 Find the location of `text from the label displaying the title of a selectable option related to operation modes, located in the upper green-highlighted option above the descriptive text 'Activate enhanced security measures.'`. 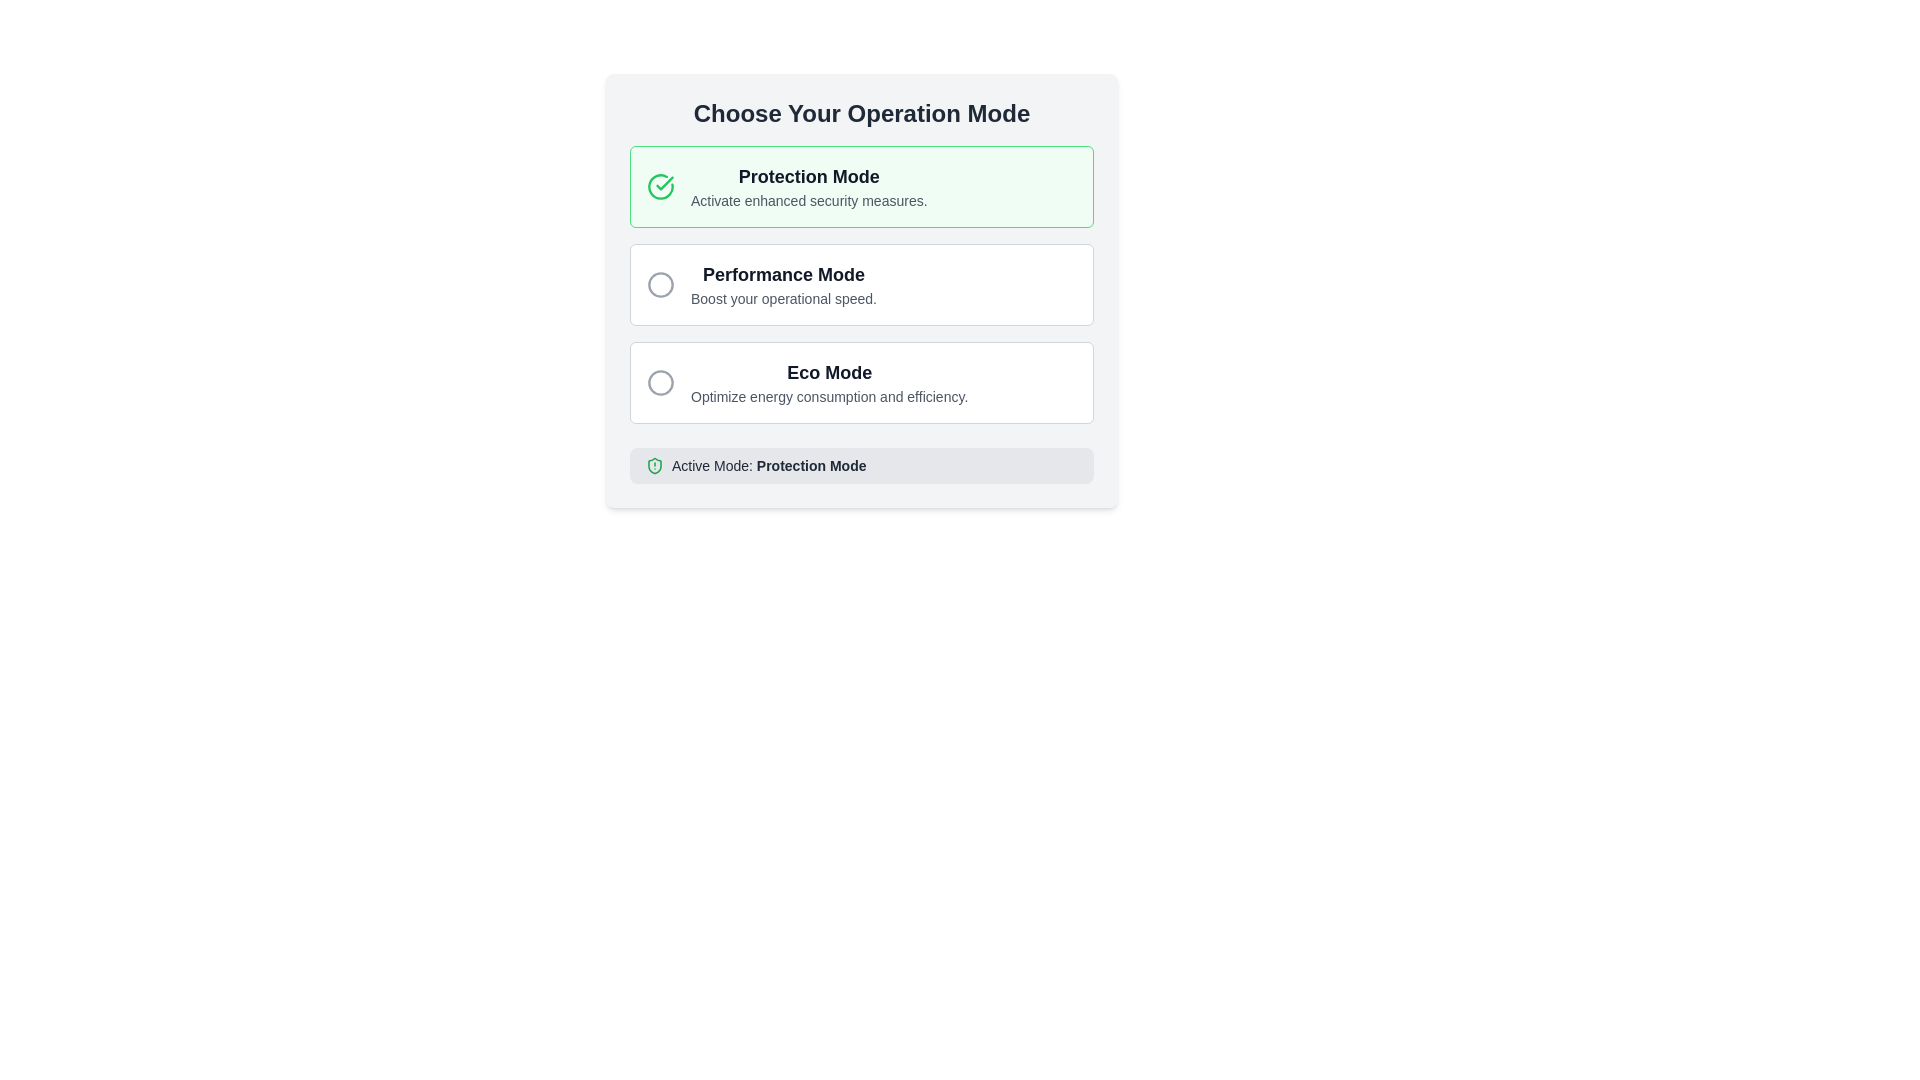

text from the label displaying the title of a selectable option related to operation modes, located in the upper green-highlighted option above the descriptive text 'Activate enhanced security measures.' is located at coordinates (809, 176).